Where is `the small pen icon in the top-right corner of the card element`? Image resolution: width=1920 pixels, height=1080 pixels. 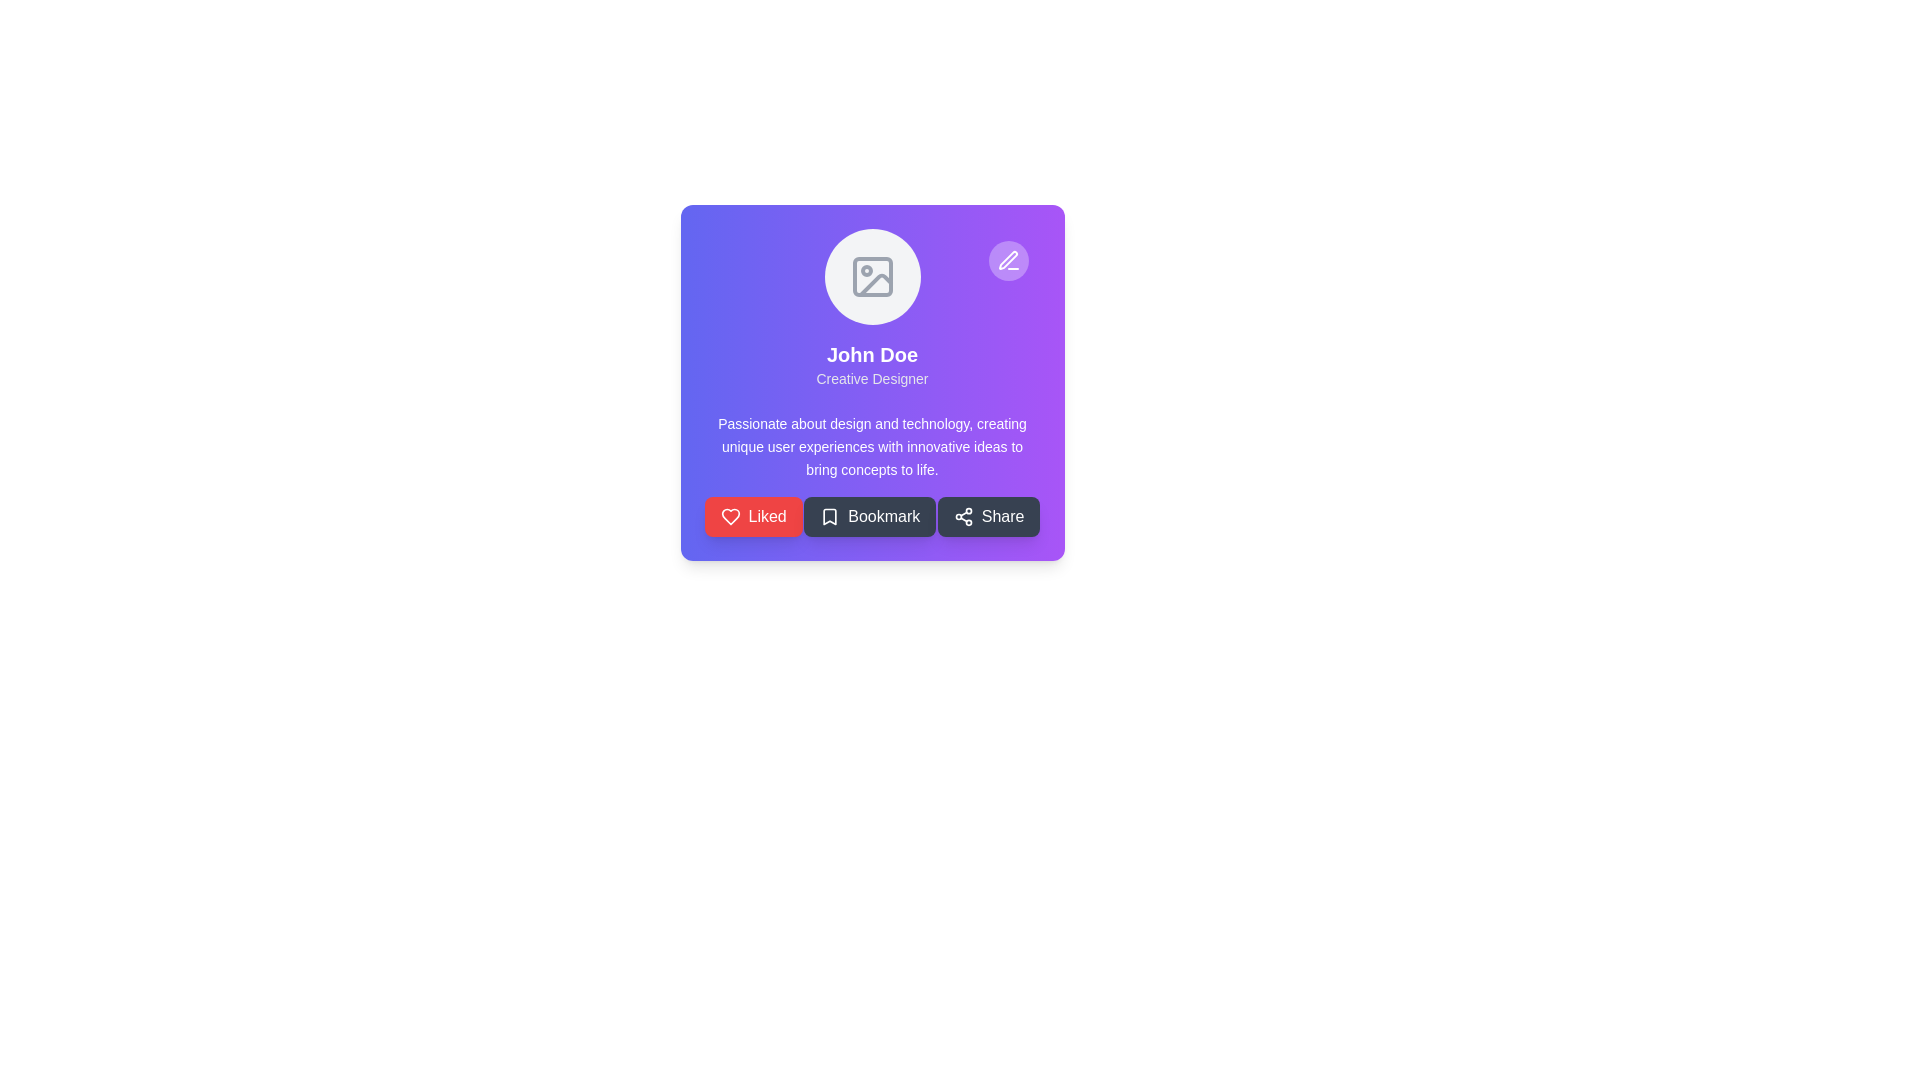 the small pen icon in the top-right corner of the card element is located at coordinates (1008, 260).